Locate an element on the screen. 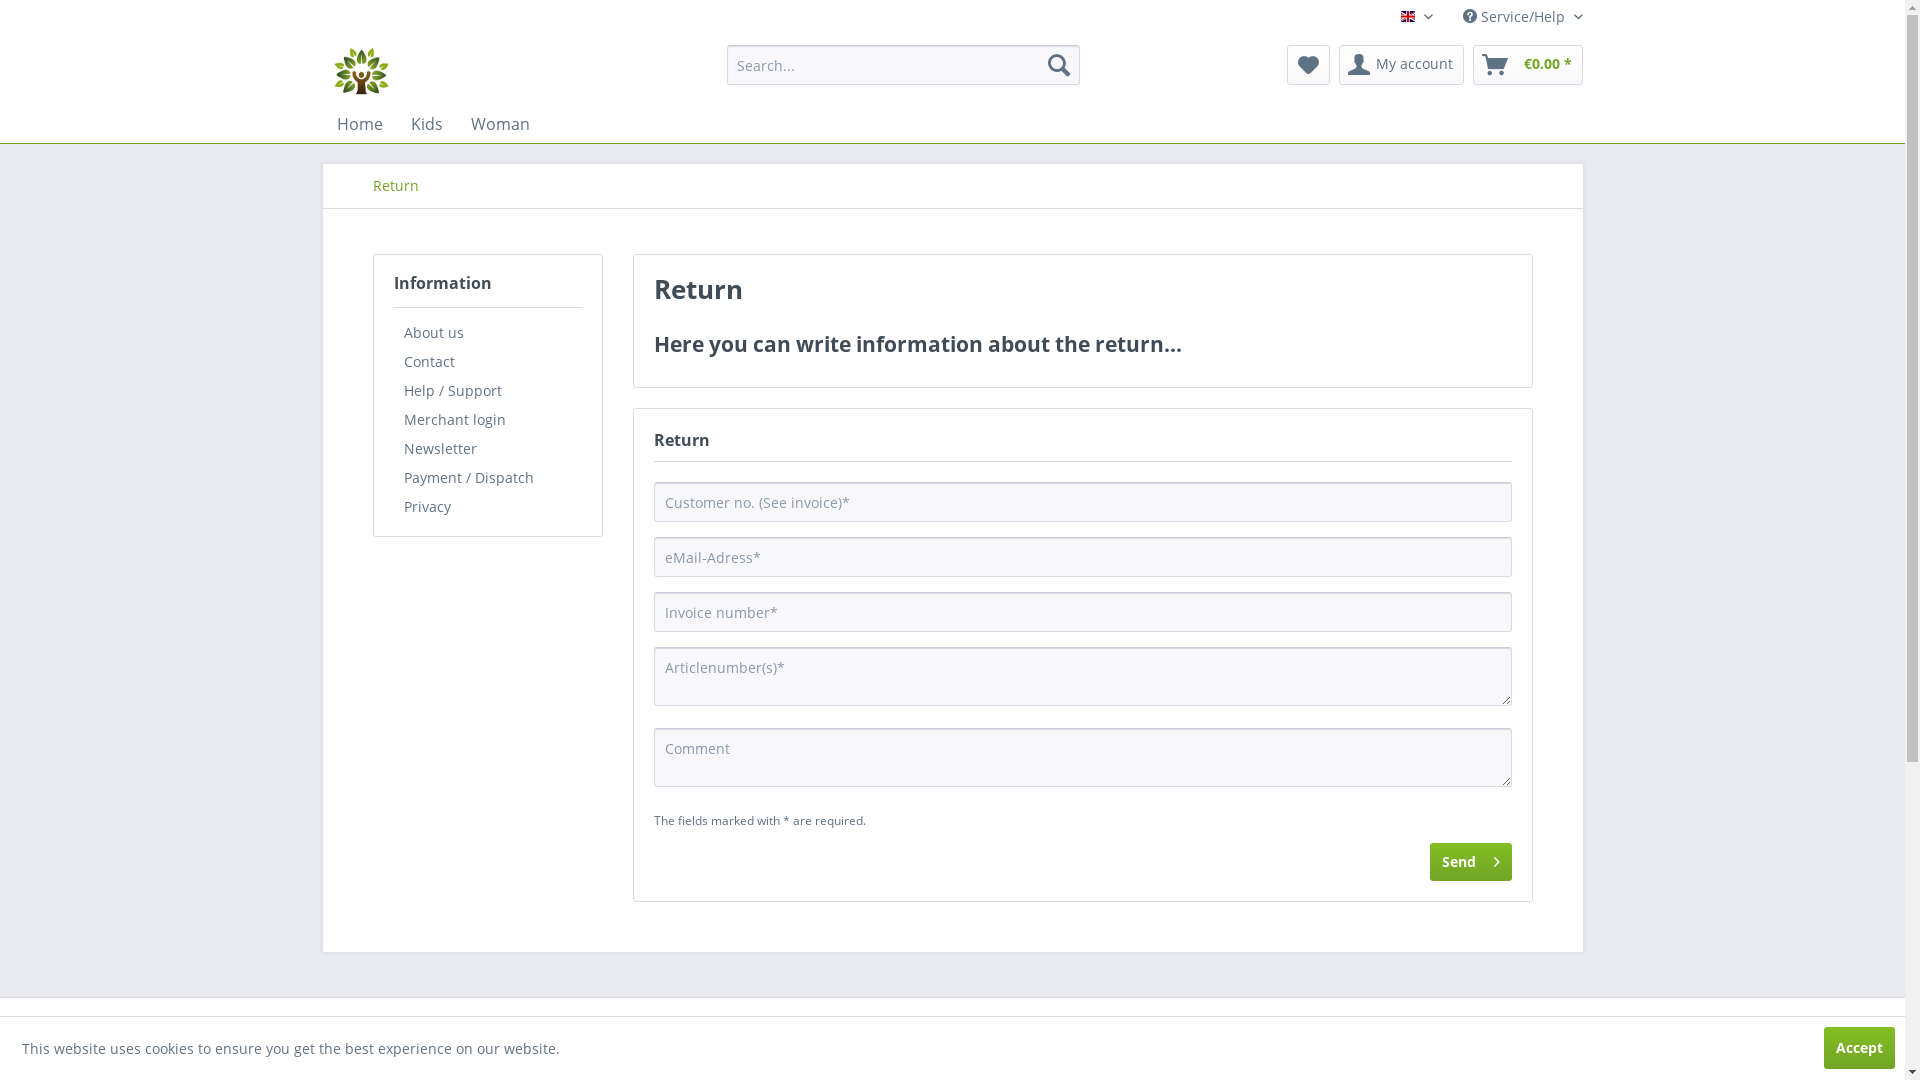  'Woman' is located at coordinates (499, 123).